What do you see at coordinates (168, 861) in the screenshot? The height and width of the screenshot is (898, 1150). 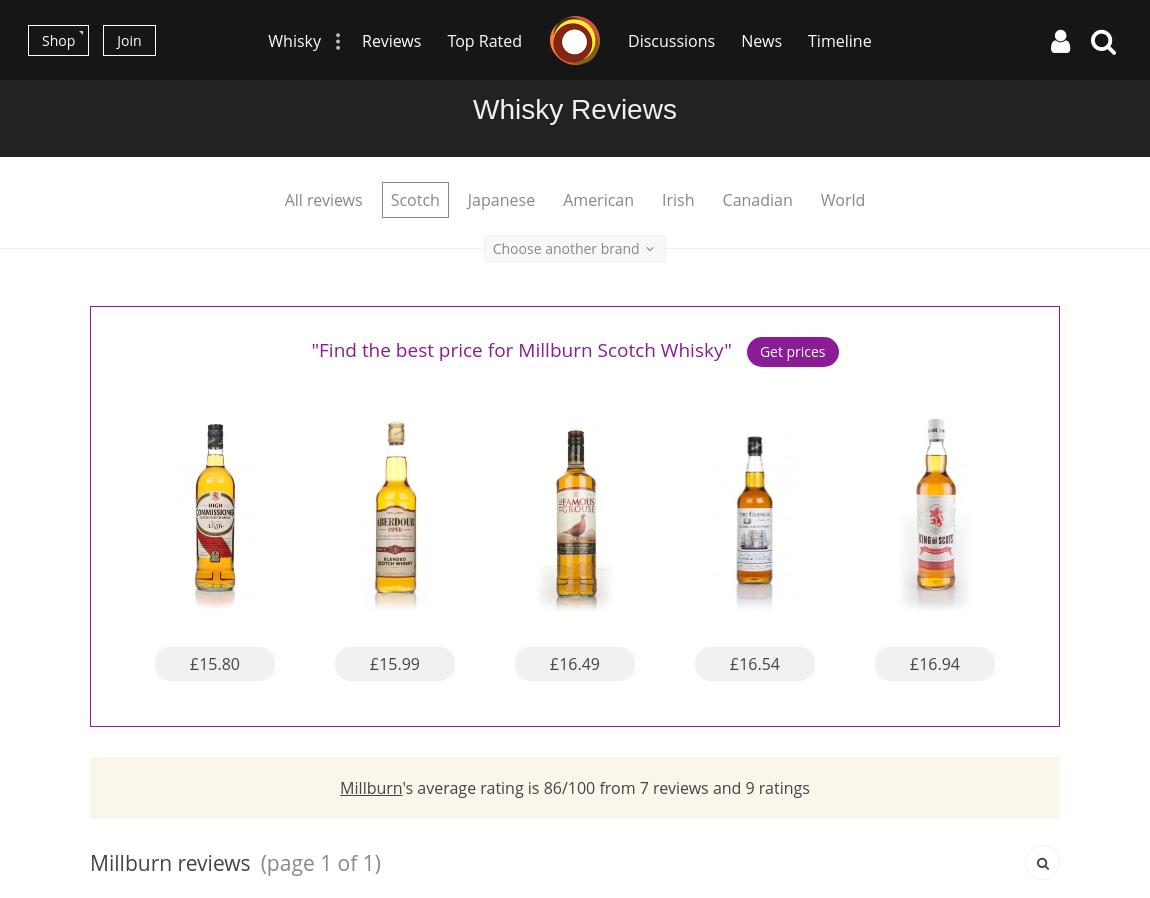 I see `'Millburn reviews'` at bounding box center [168, 861].